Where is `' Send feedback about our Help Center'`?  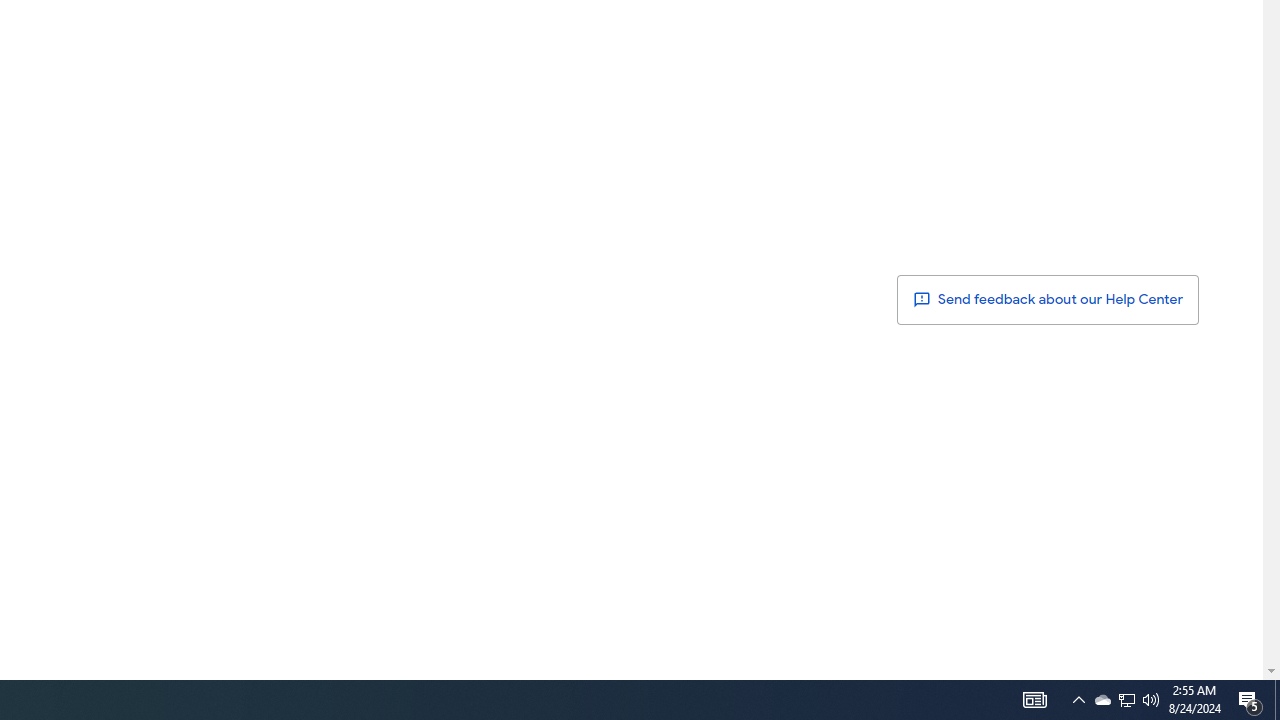
' Send feedback about our Help Center' is located at coordinates (1047, 299).